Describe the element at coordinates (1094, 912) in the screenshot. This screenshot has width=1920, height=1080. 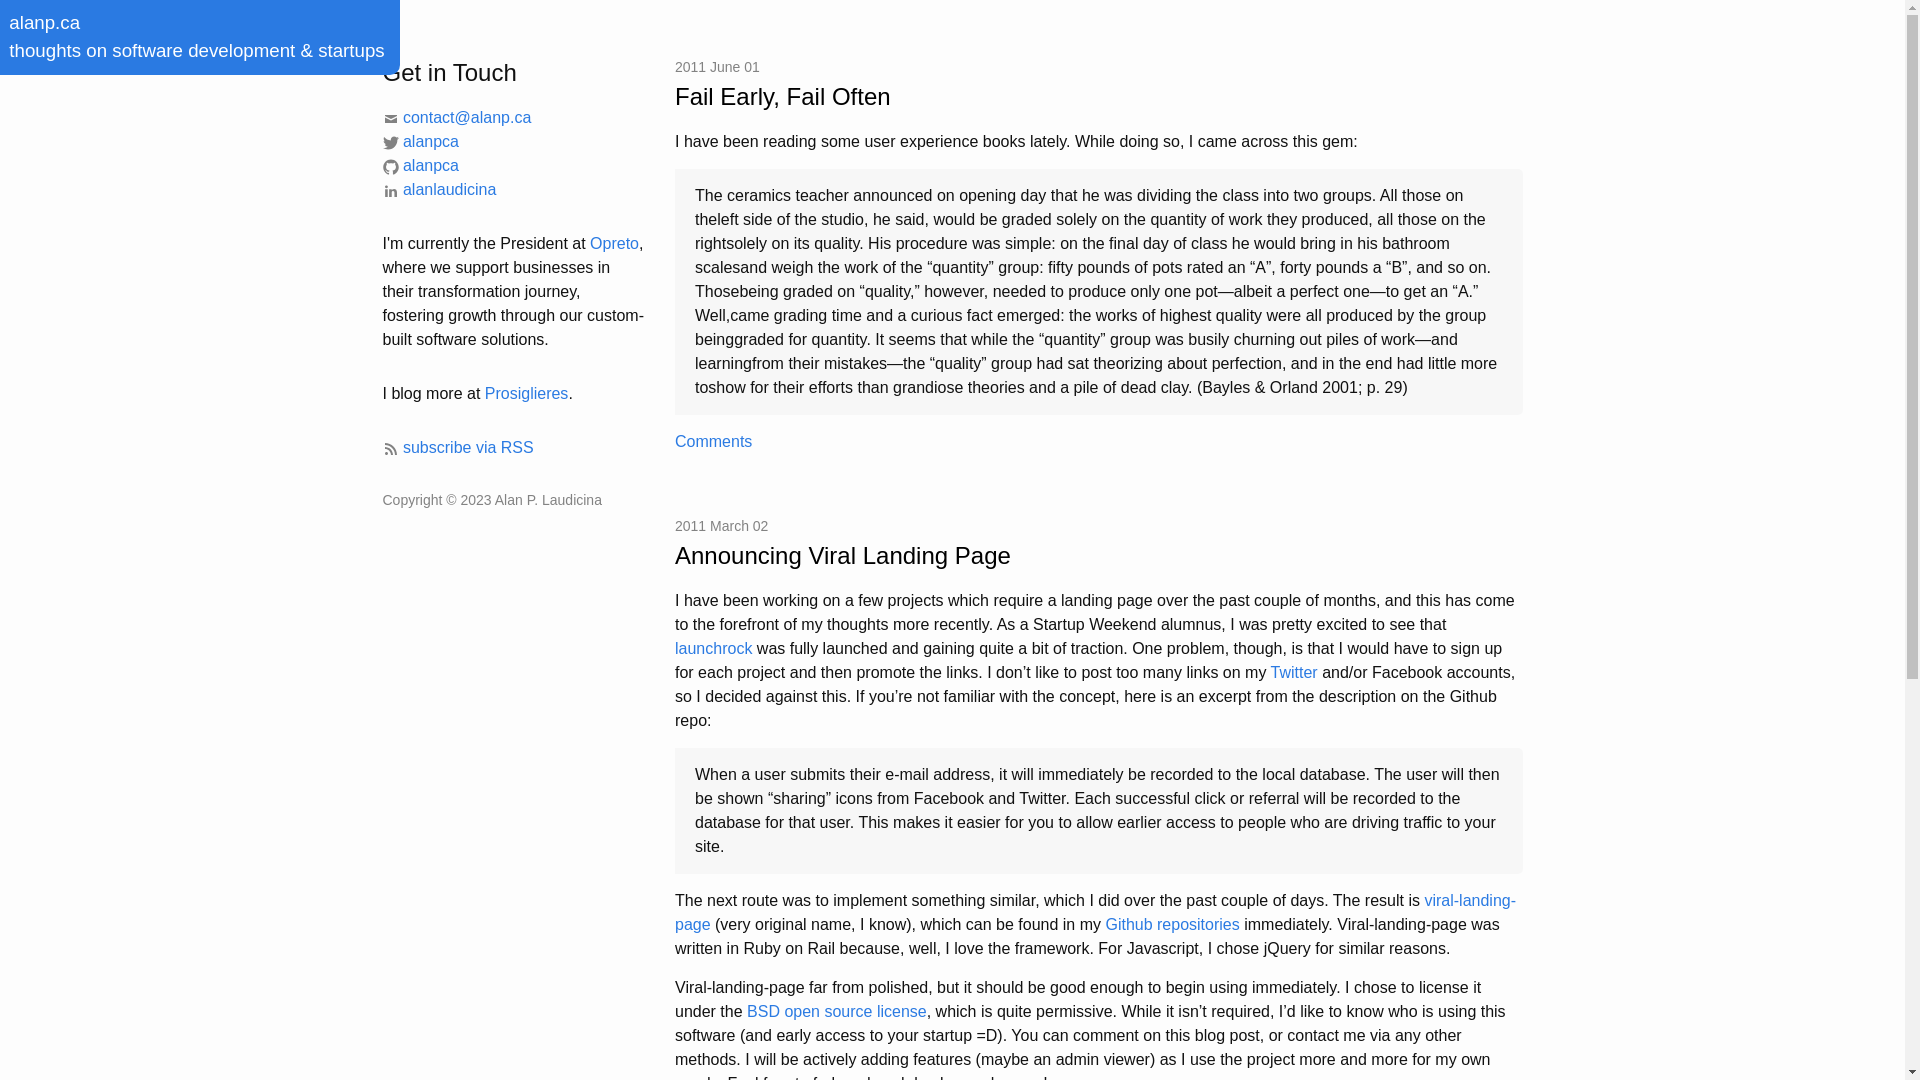
I see `'viral-landing-page'` at that location.